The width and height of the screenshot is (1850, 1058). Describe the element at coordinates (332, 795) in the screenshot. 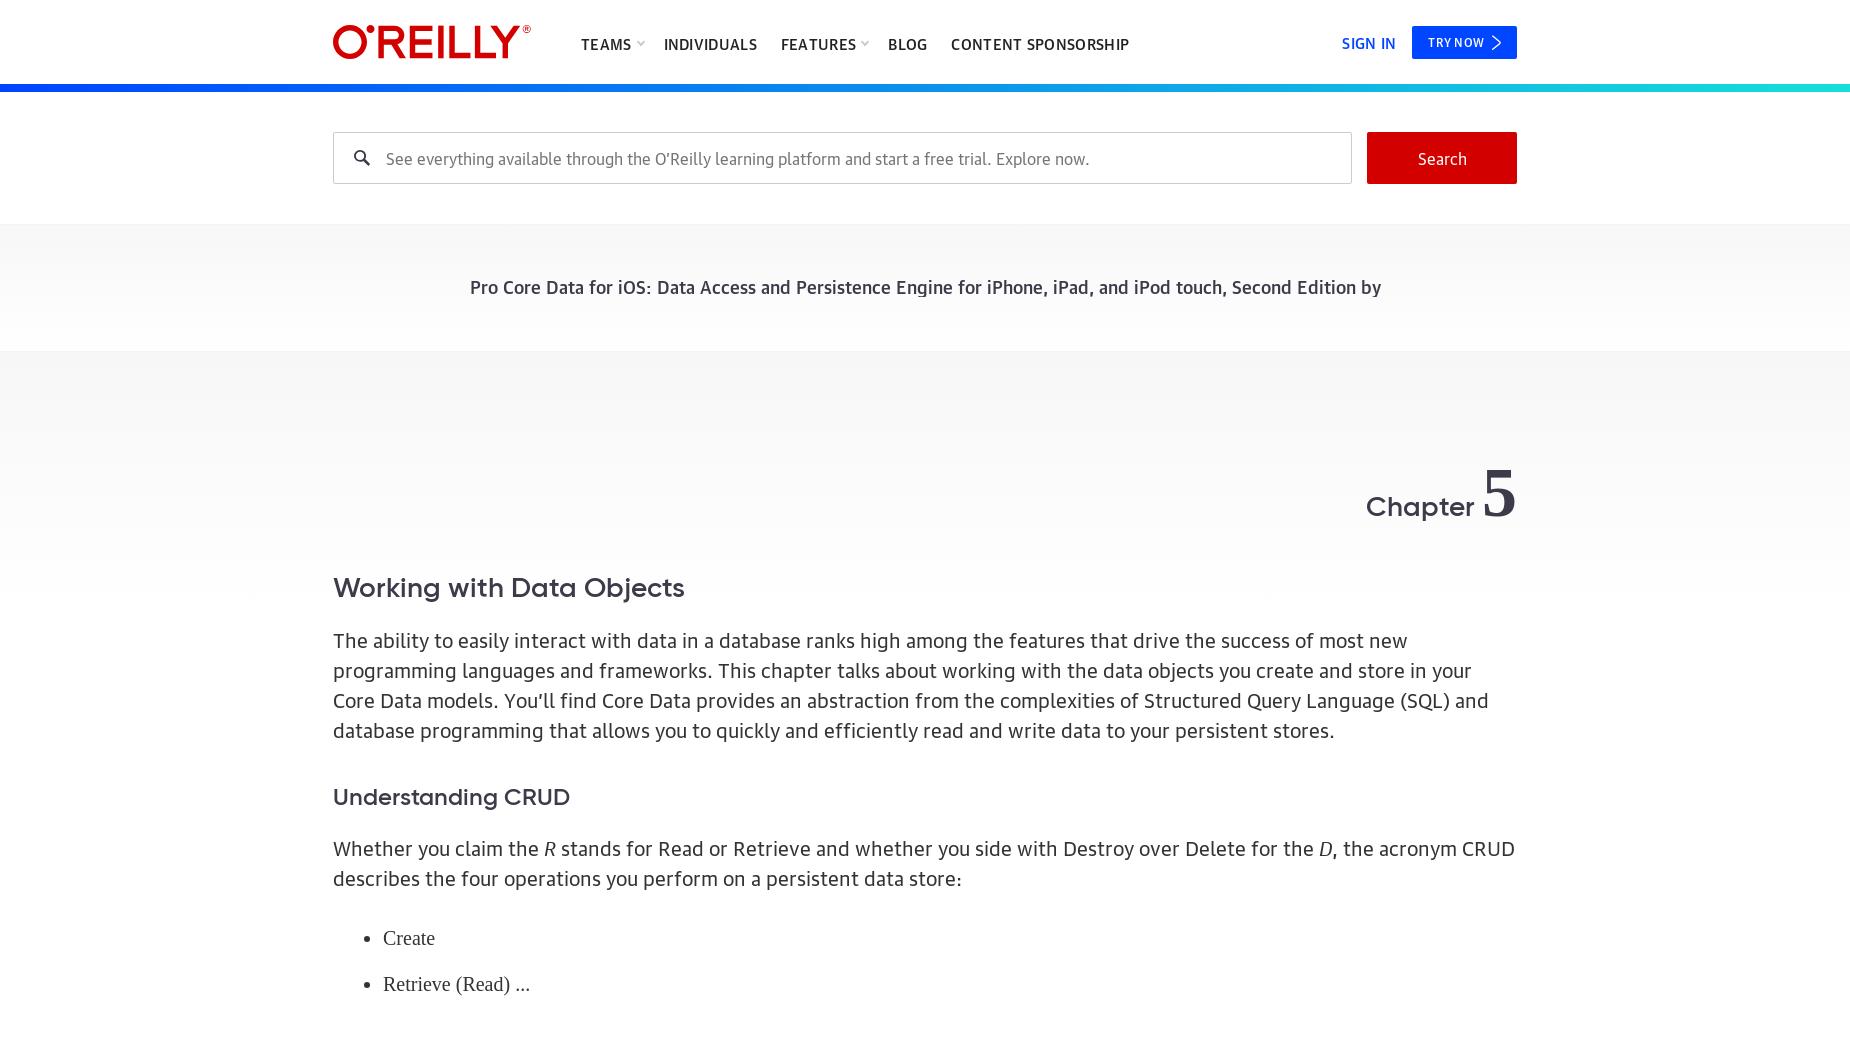

I see `'Understanding CRUD'` at that location.